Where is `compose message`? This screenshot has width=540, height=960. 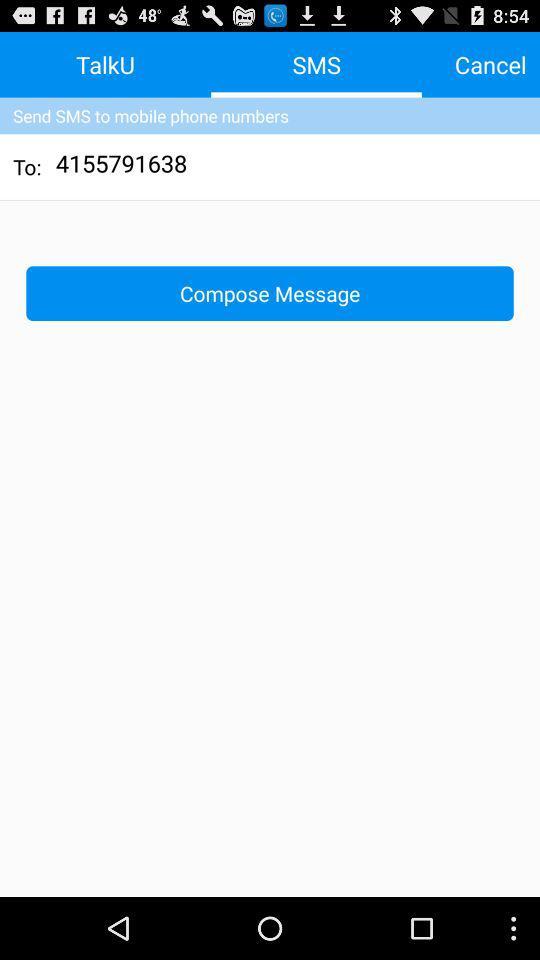 compose message is located at coordinates (270, 292).